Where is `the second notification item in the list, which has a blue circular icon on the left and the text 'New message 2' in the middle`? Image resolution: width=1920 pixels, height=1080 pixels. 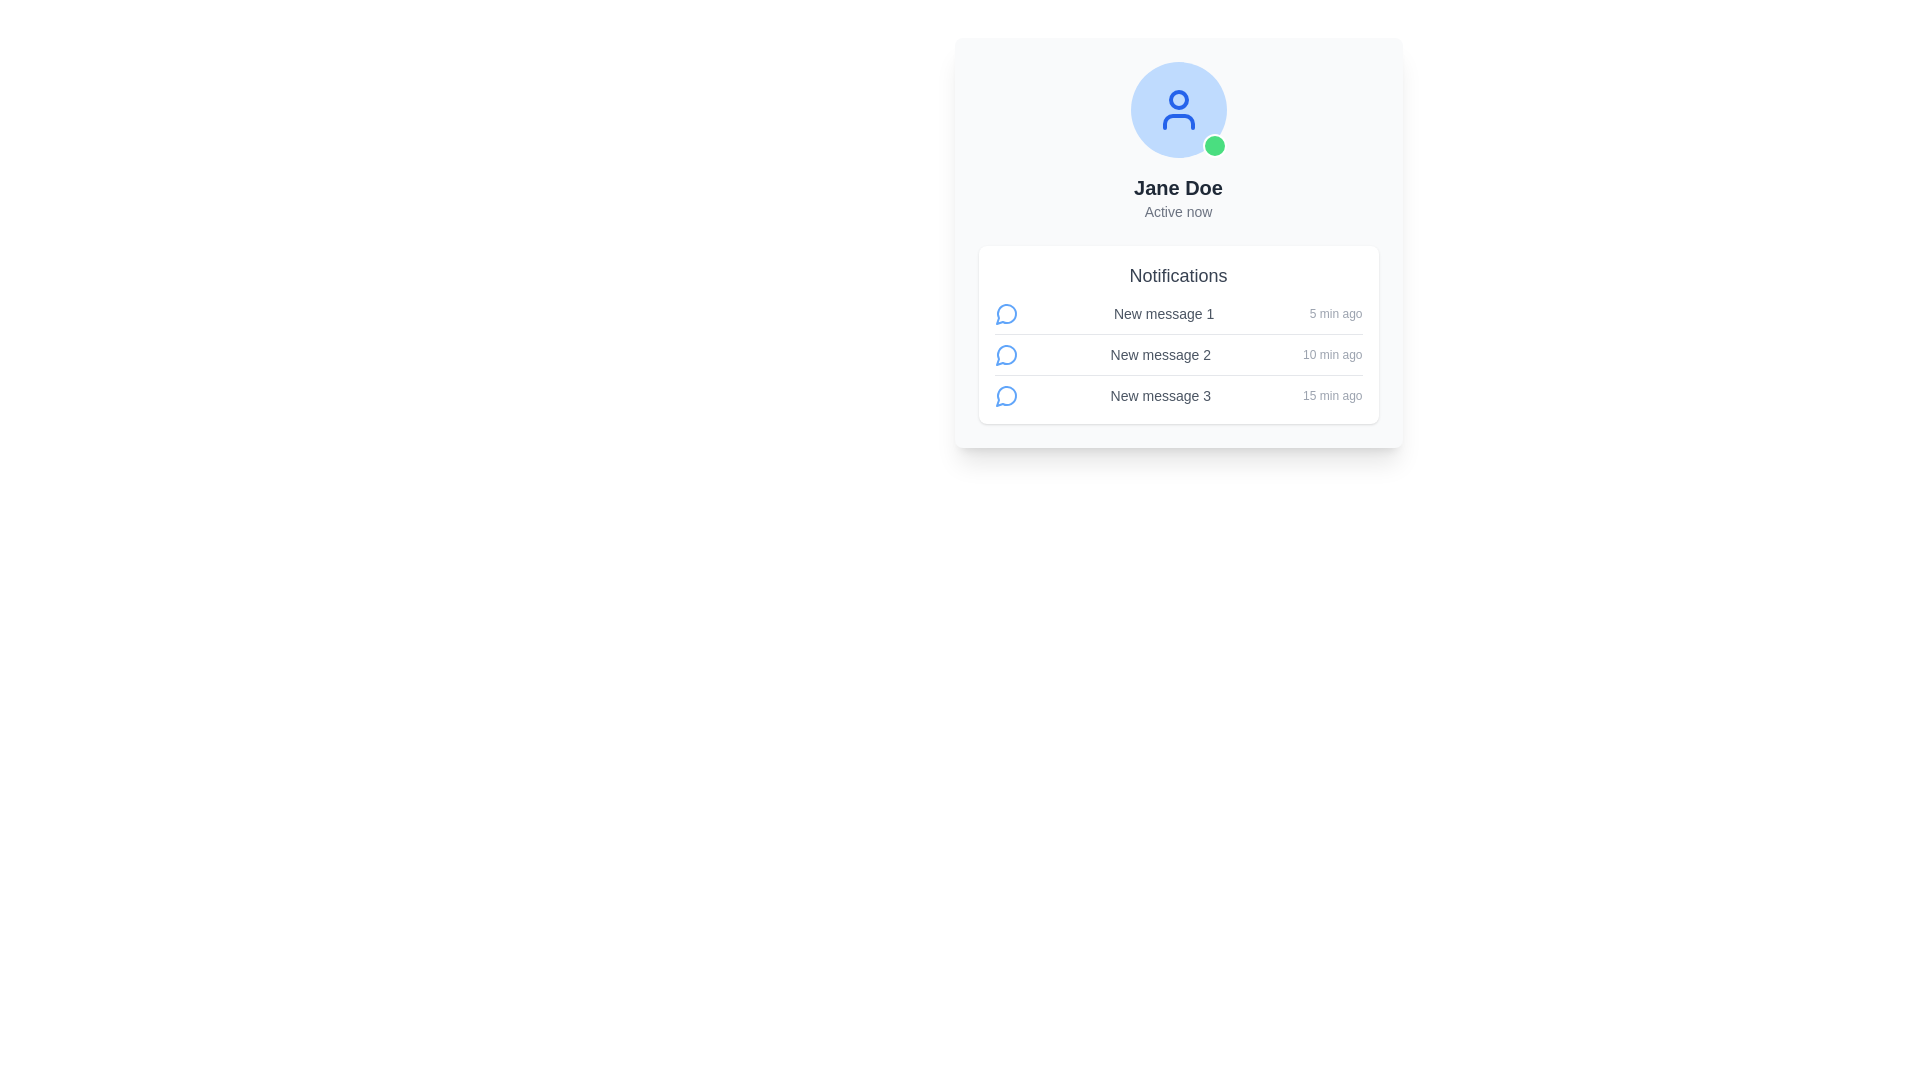 the second notification item in the list, which has a blue circular icon on the left and the text 'New message 2' in the middle is located at coordinates (1178, 358).